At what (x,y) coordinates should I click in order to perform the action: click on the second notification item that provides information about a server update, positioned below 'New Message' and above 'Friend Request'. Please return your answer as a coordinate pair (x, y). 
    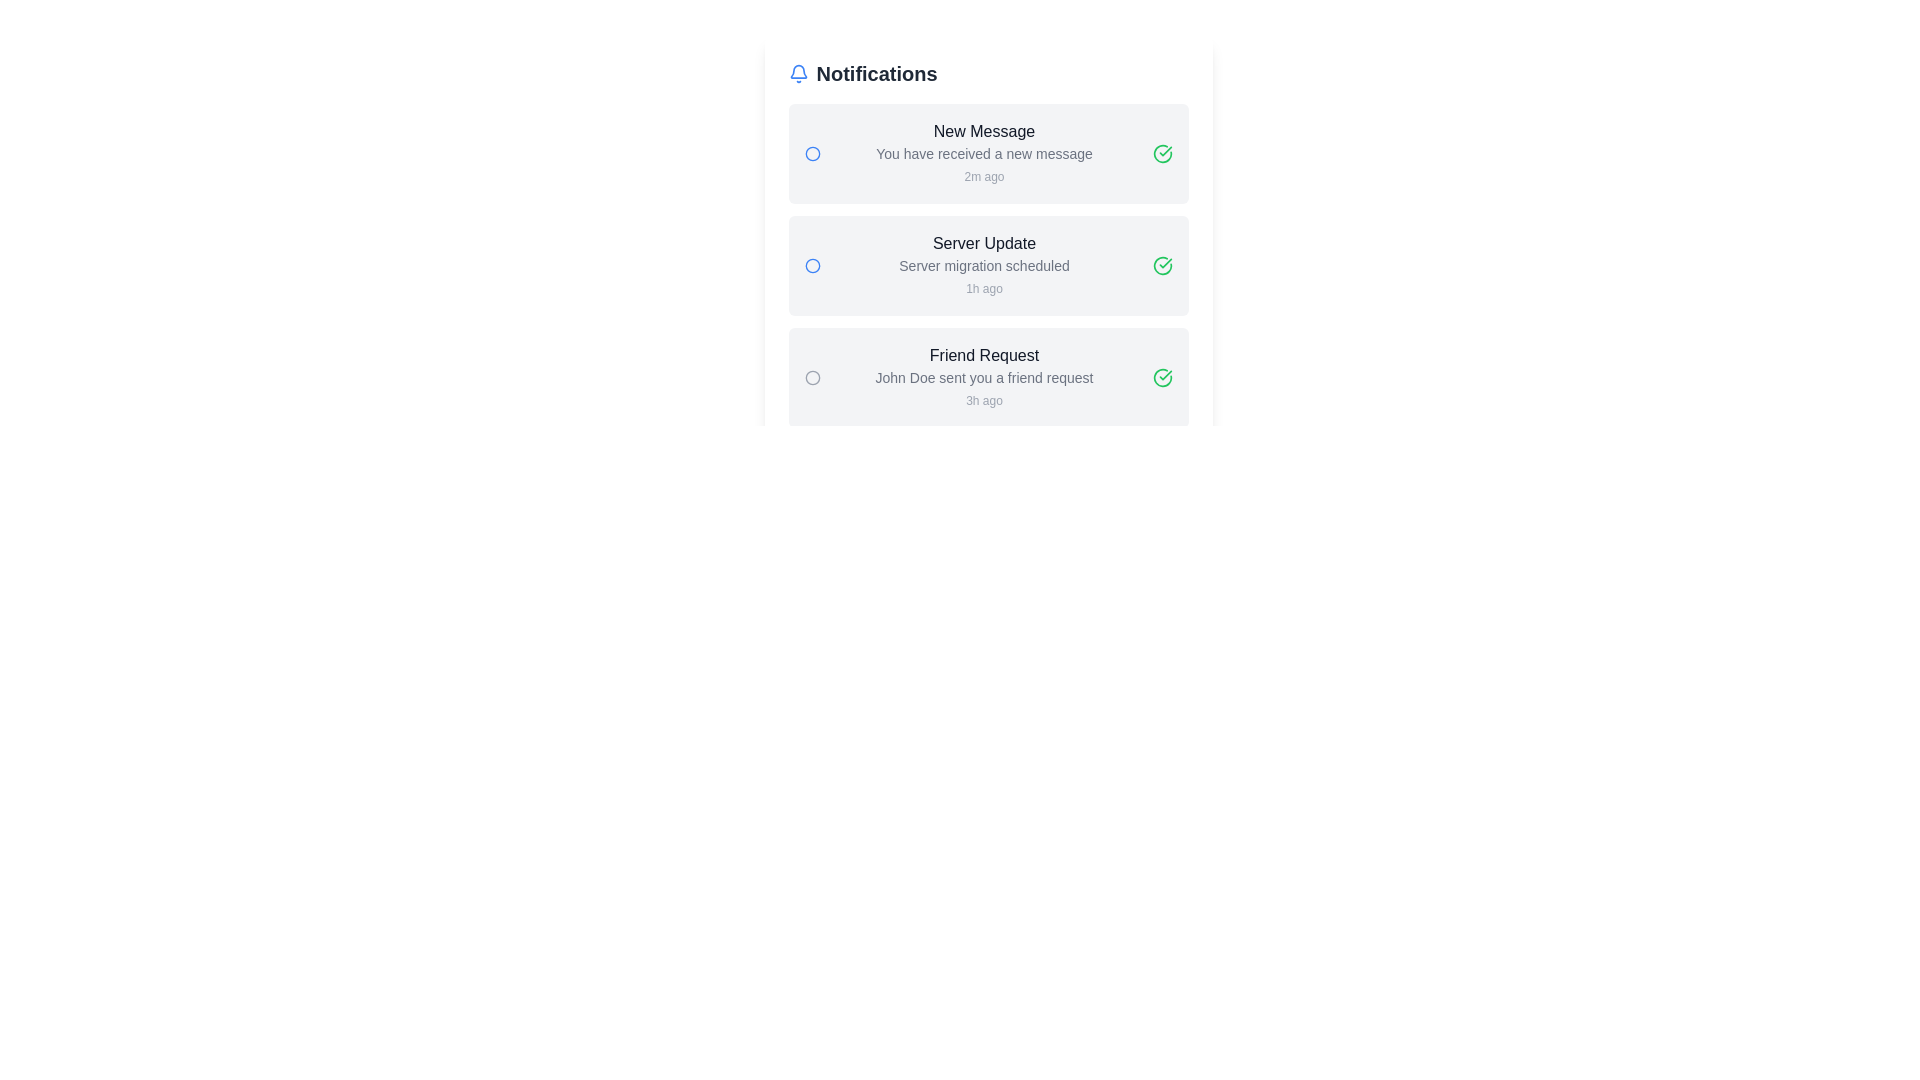
    Looking at the image, I should click on (984, 265).